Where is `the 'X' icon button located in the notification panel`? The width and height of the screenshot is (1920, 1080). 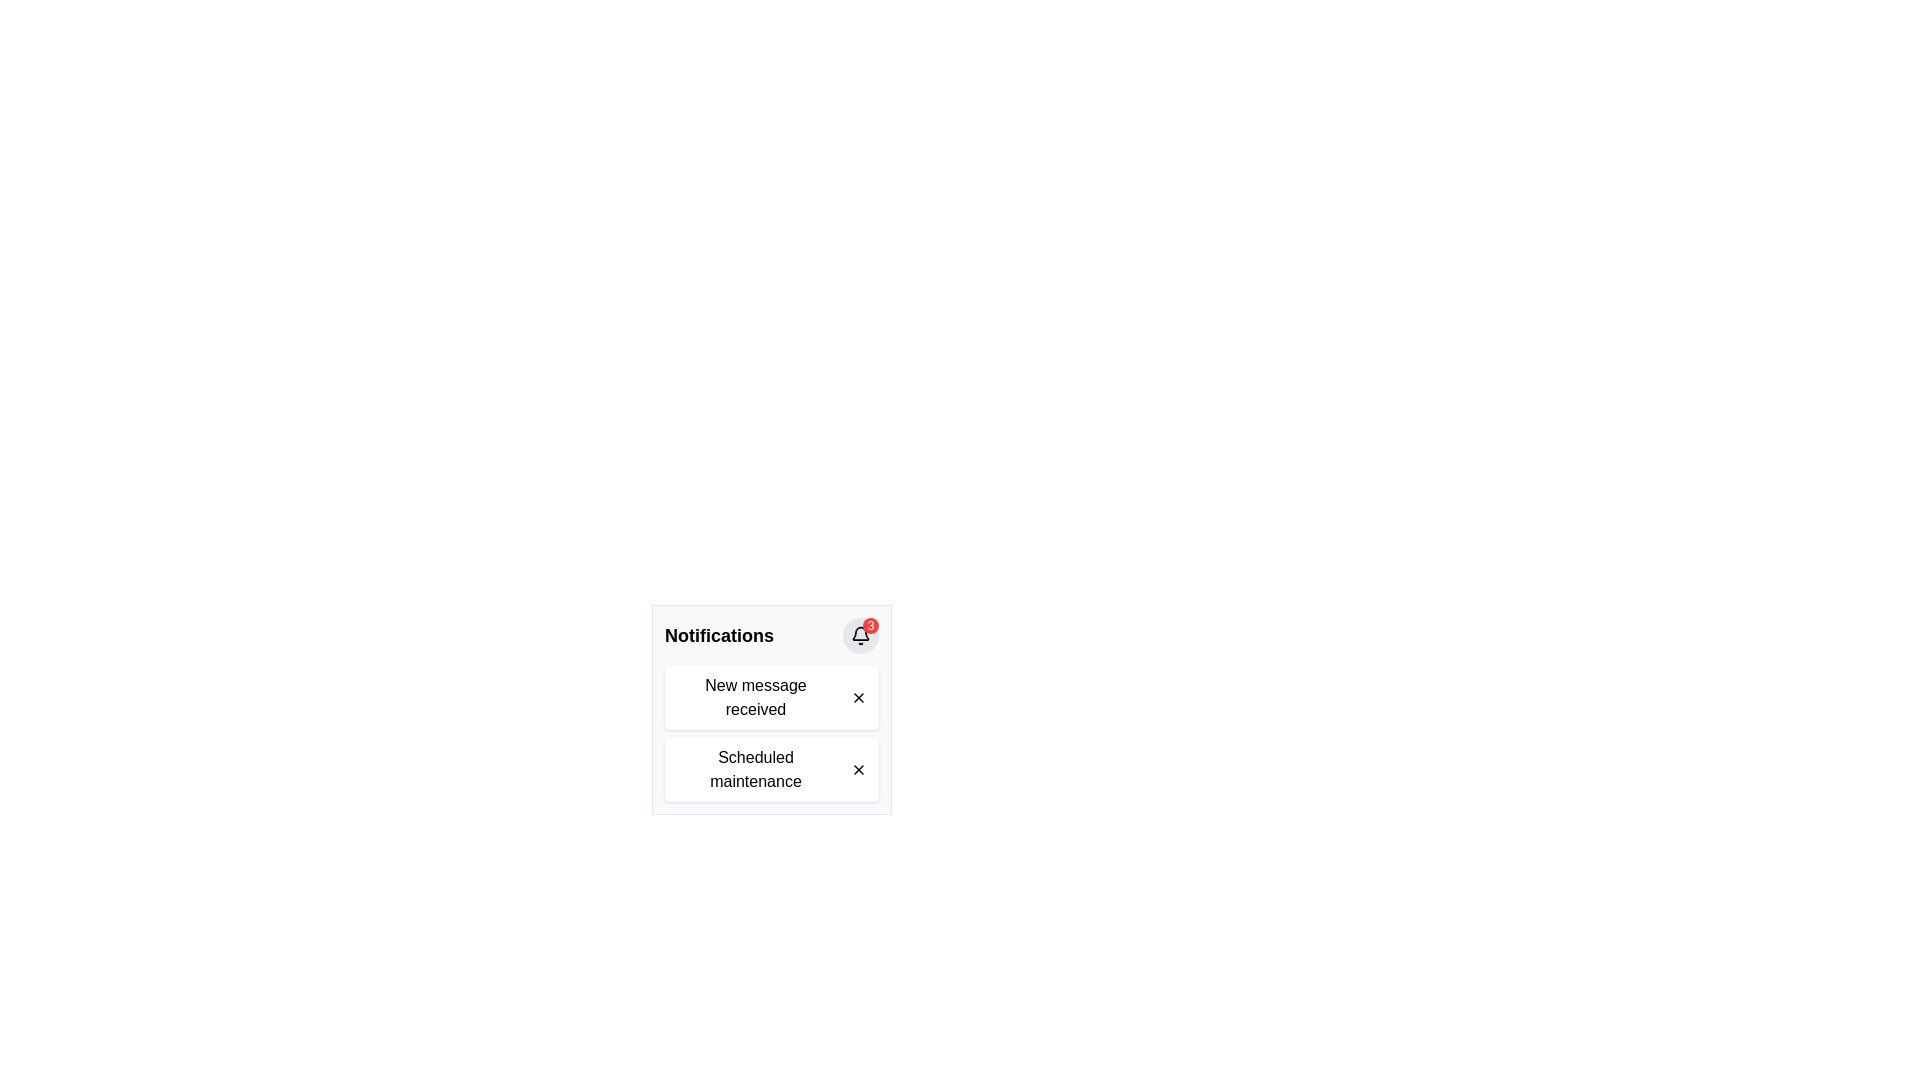
the 'X' icon button located in the notification panel is located at coordinates (859, 697).